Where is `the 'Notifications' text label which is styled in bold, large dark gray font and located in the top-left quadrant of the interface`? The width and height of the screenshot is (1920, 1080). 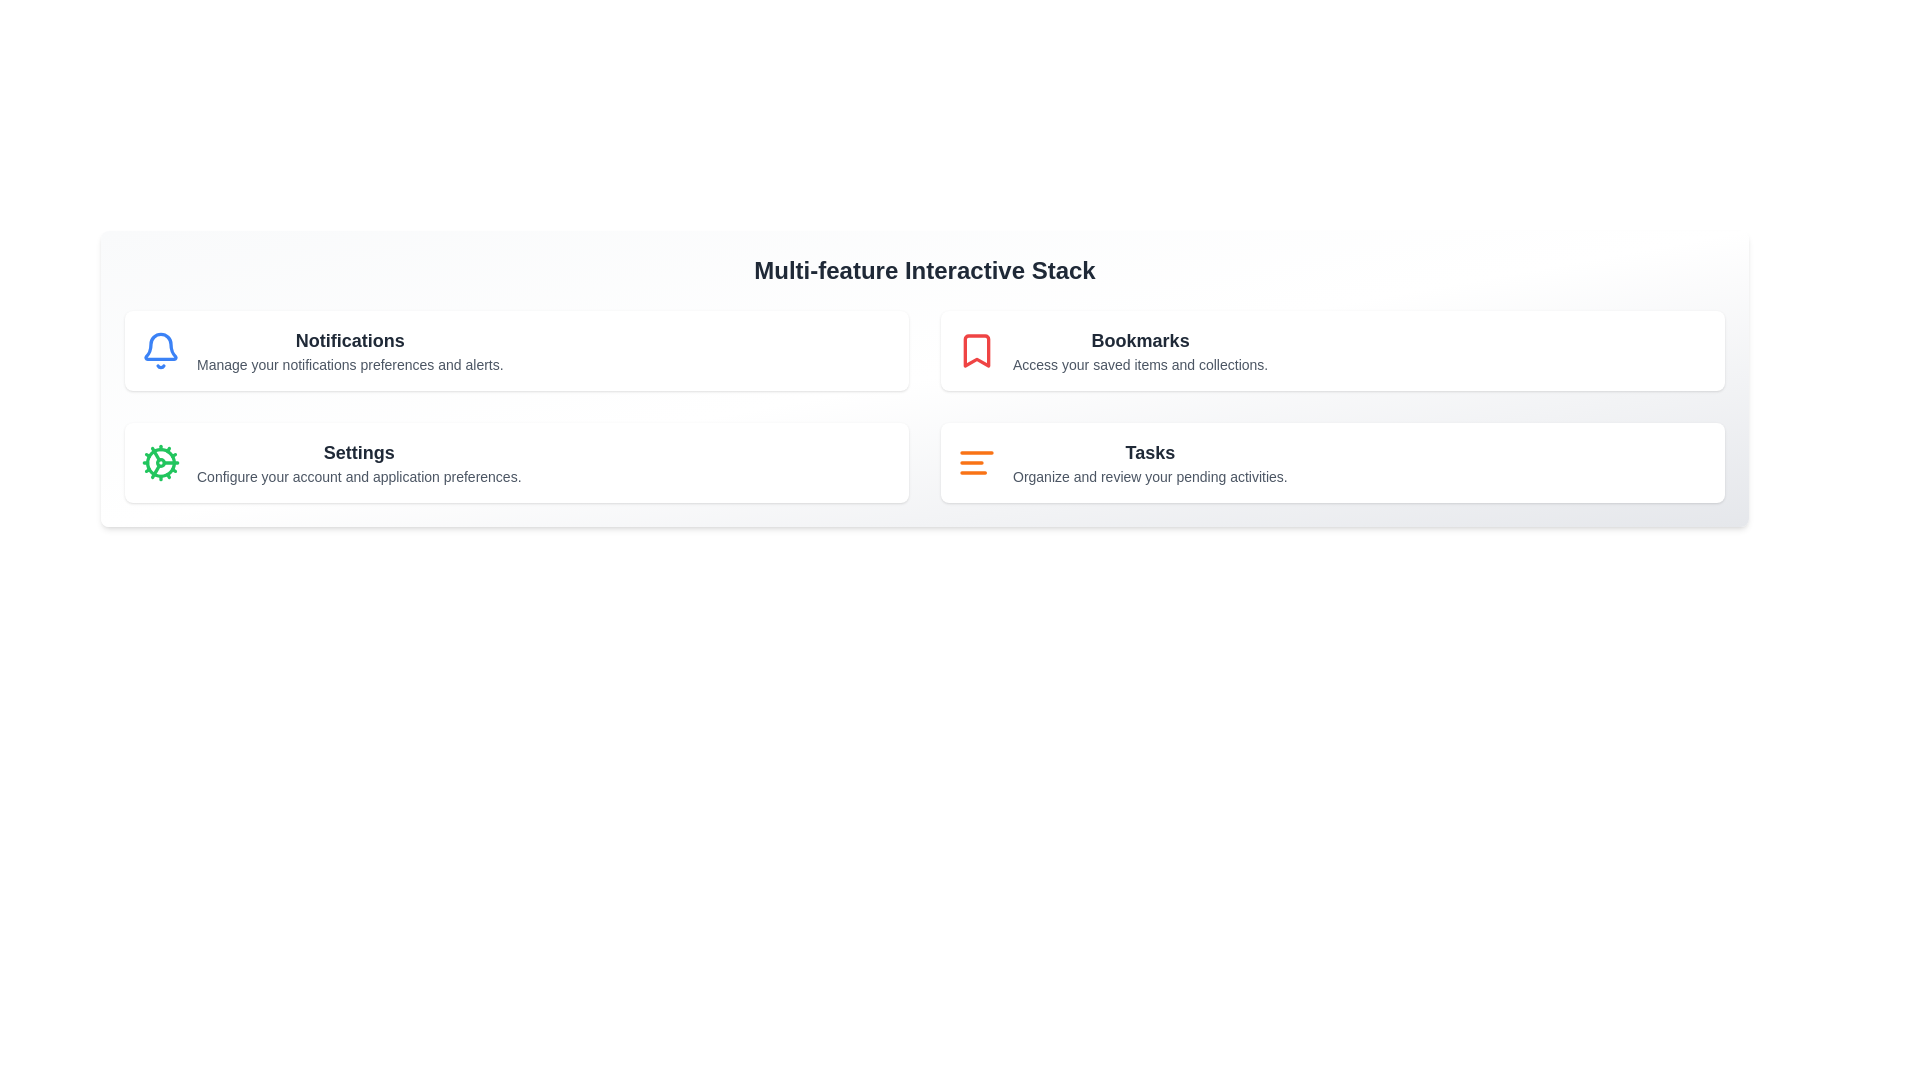
the 'Notifications' text label which is styled in bold, large dark gray font and located in the top-left quadrant of the interface is located at coordinates (350, 339).